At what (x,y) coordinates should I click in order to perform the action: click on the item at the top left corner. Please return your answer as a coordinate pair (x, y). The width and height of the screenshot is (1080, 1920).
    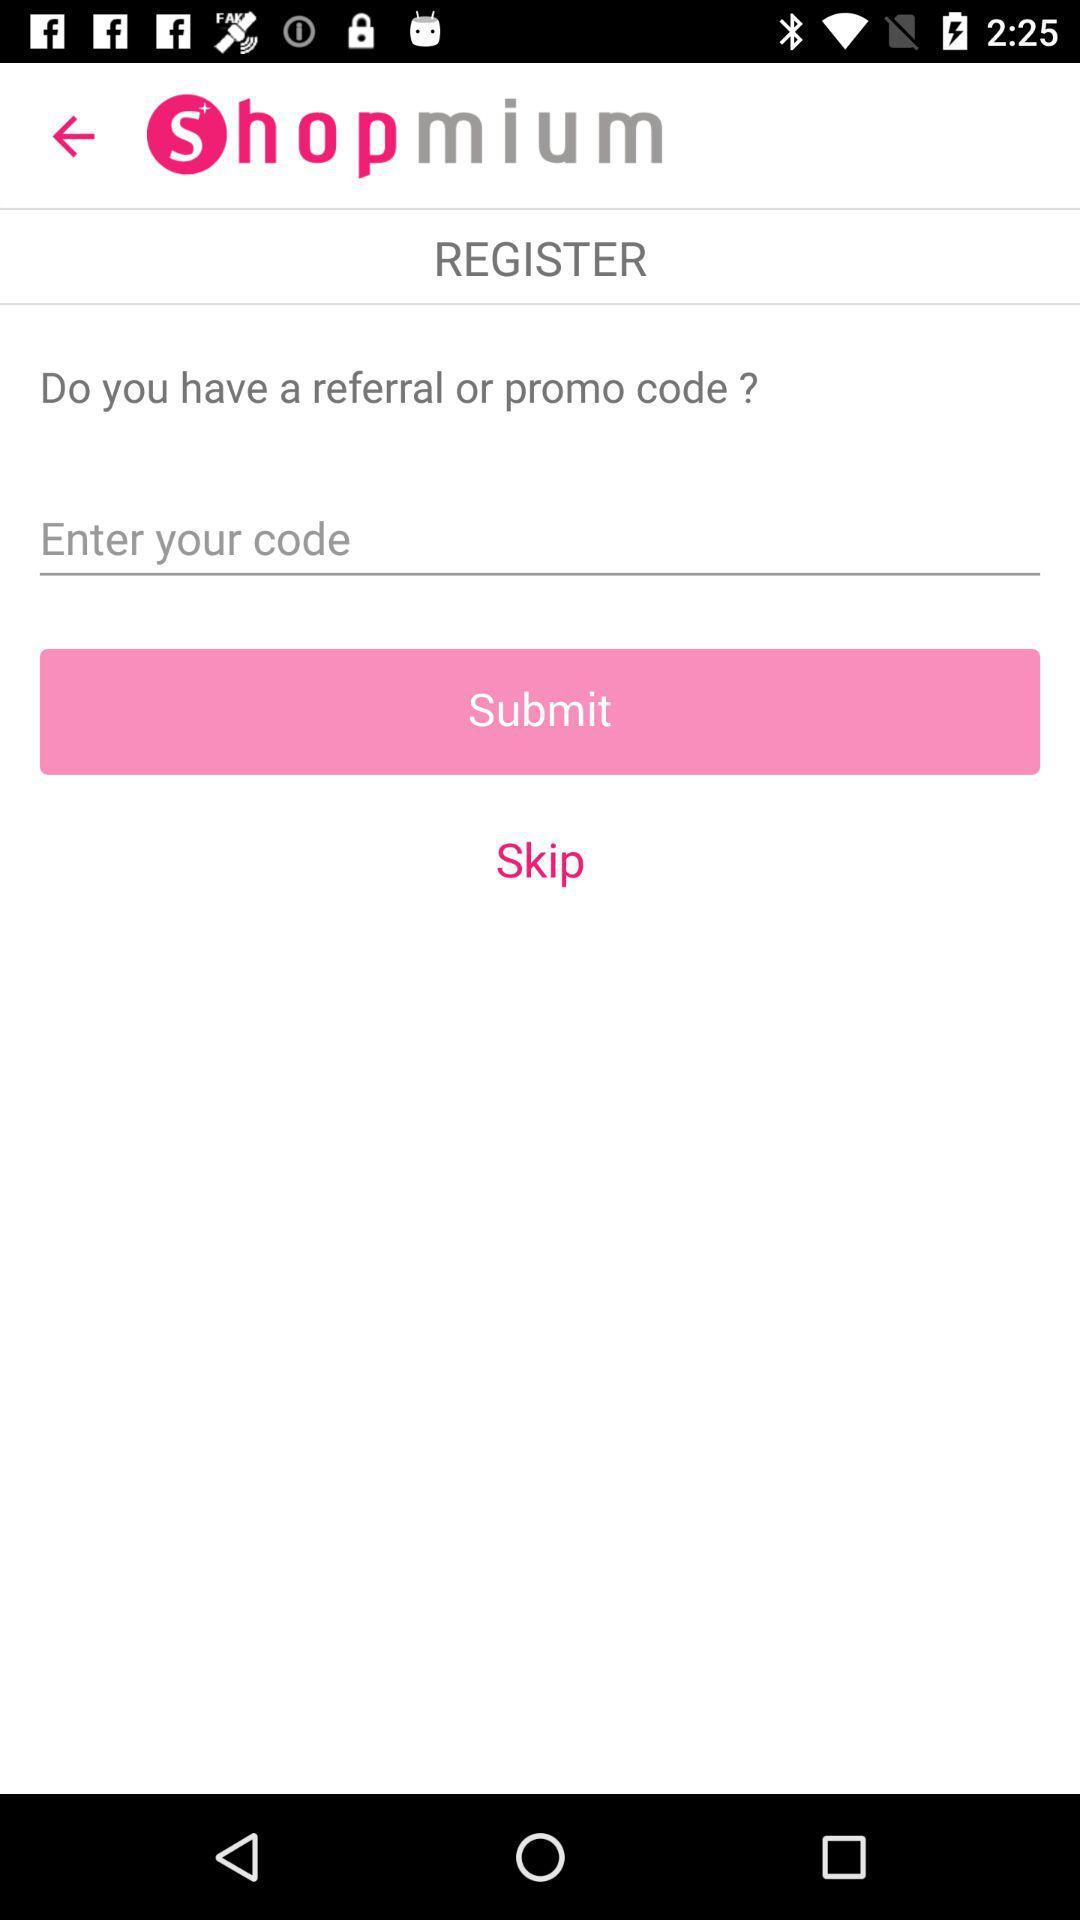
    Looking at the image, I should click on (72, 135).